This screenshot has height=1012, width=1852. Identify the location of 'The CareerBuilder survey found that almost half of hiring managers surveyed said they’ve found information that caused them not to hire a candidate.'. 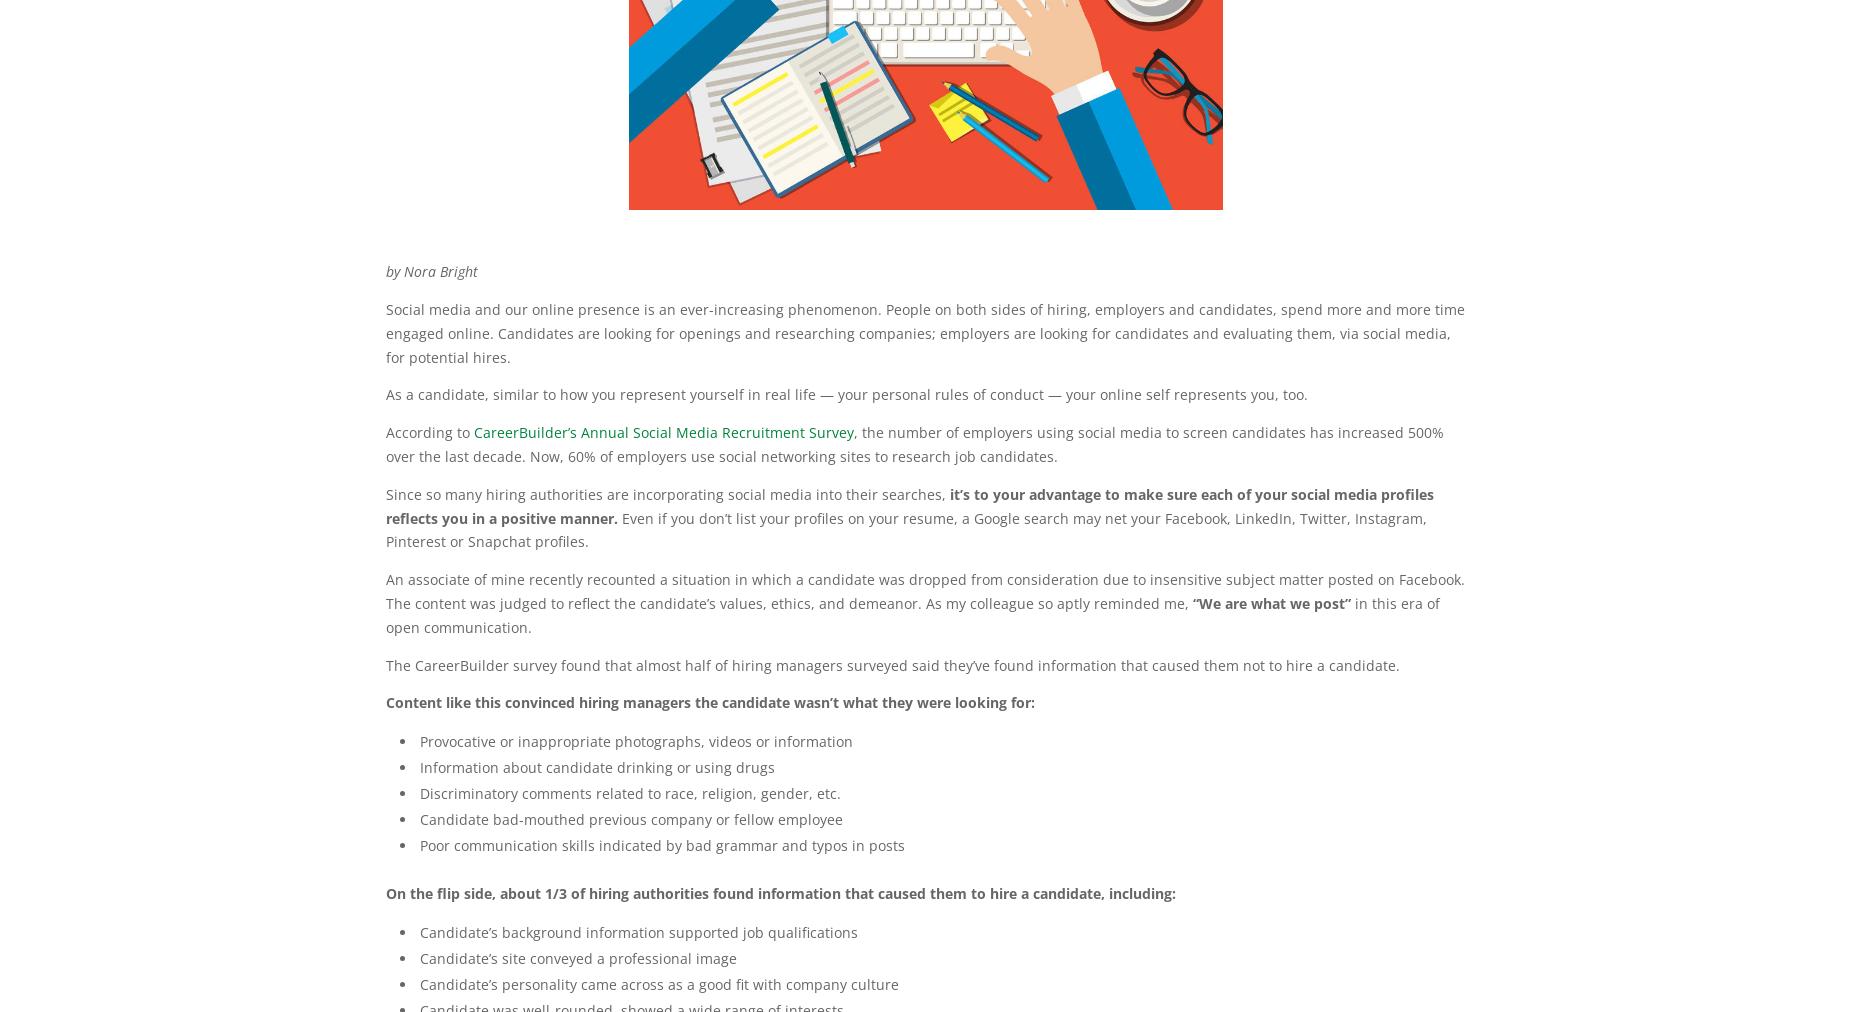
(385, 664).